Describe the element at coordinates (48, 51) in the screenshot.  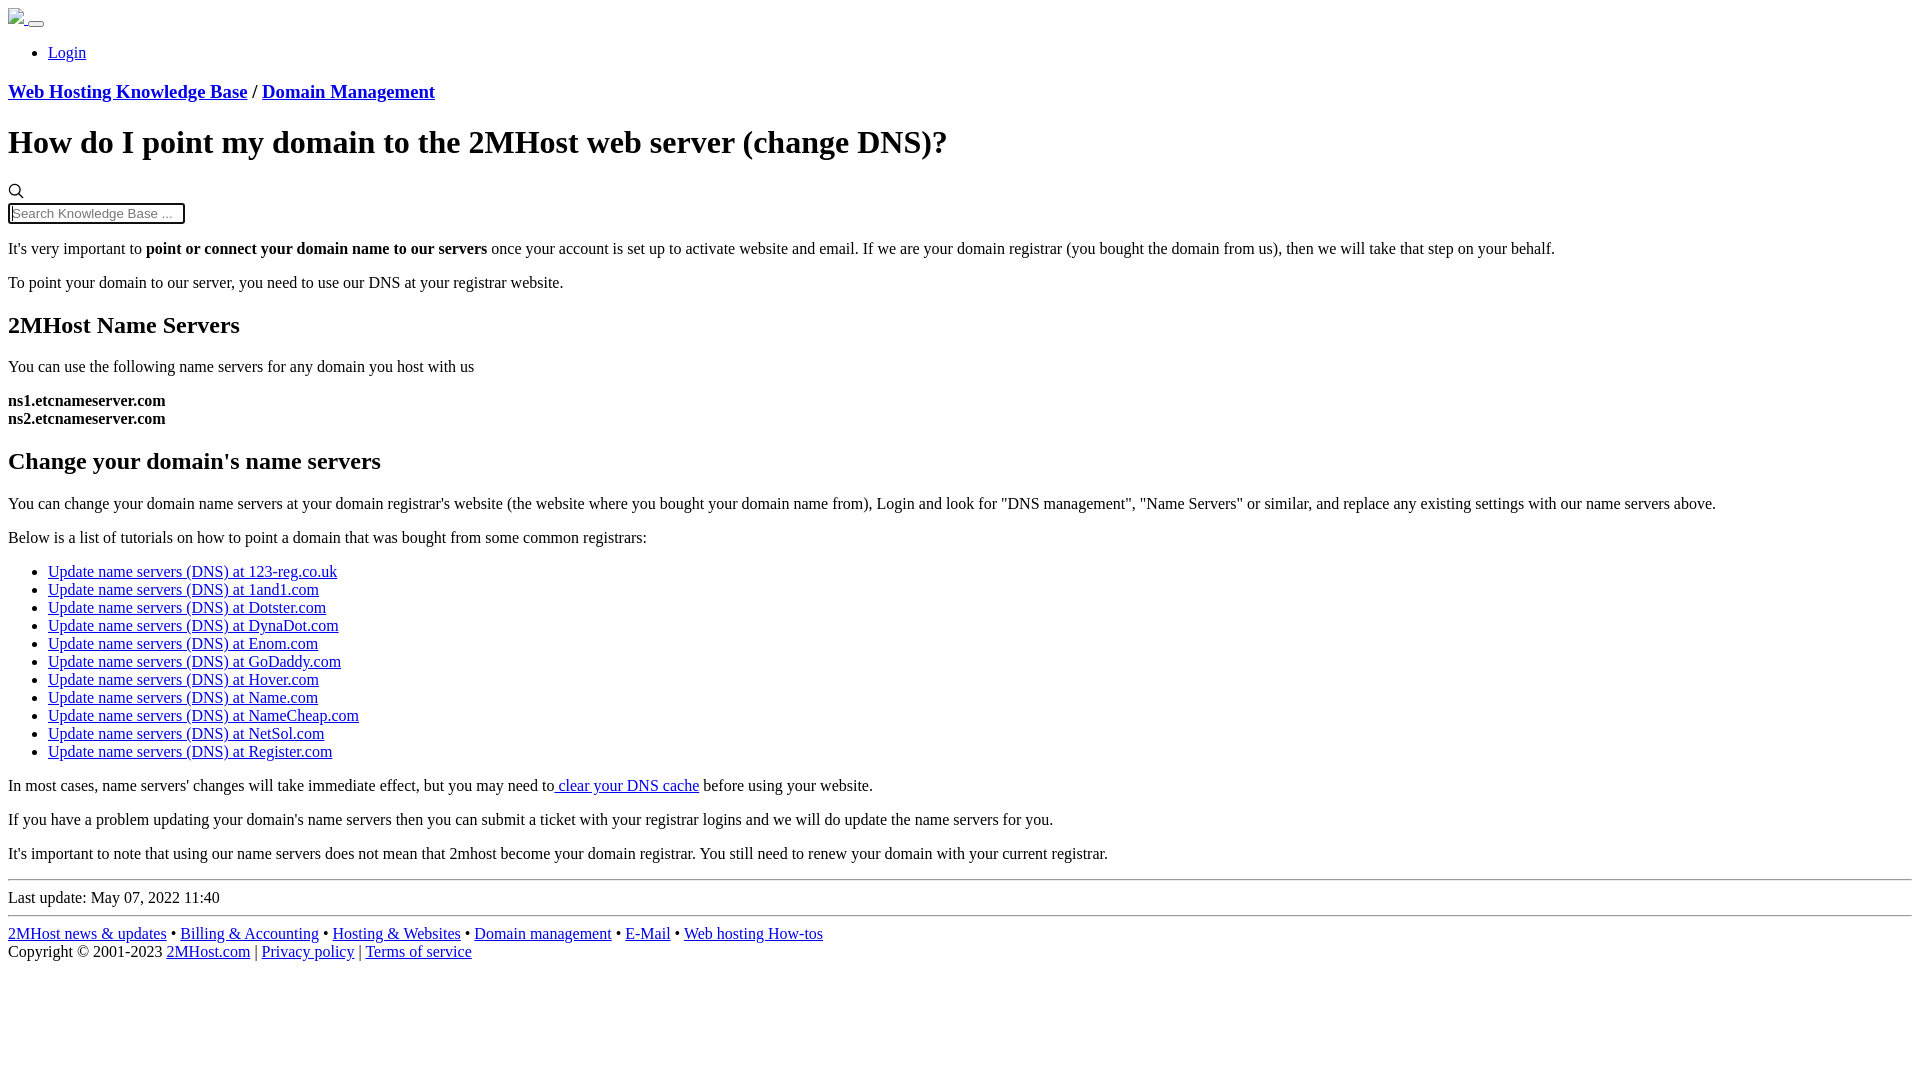
I see `'Login'` at that location.